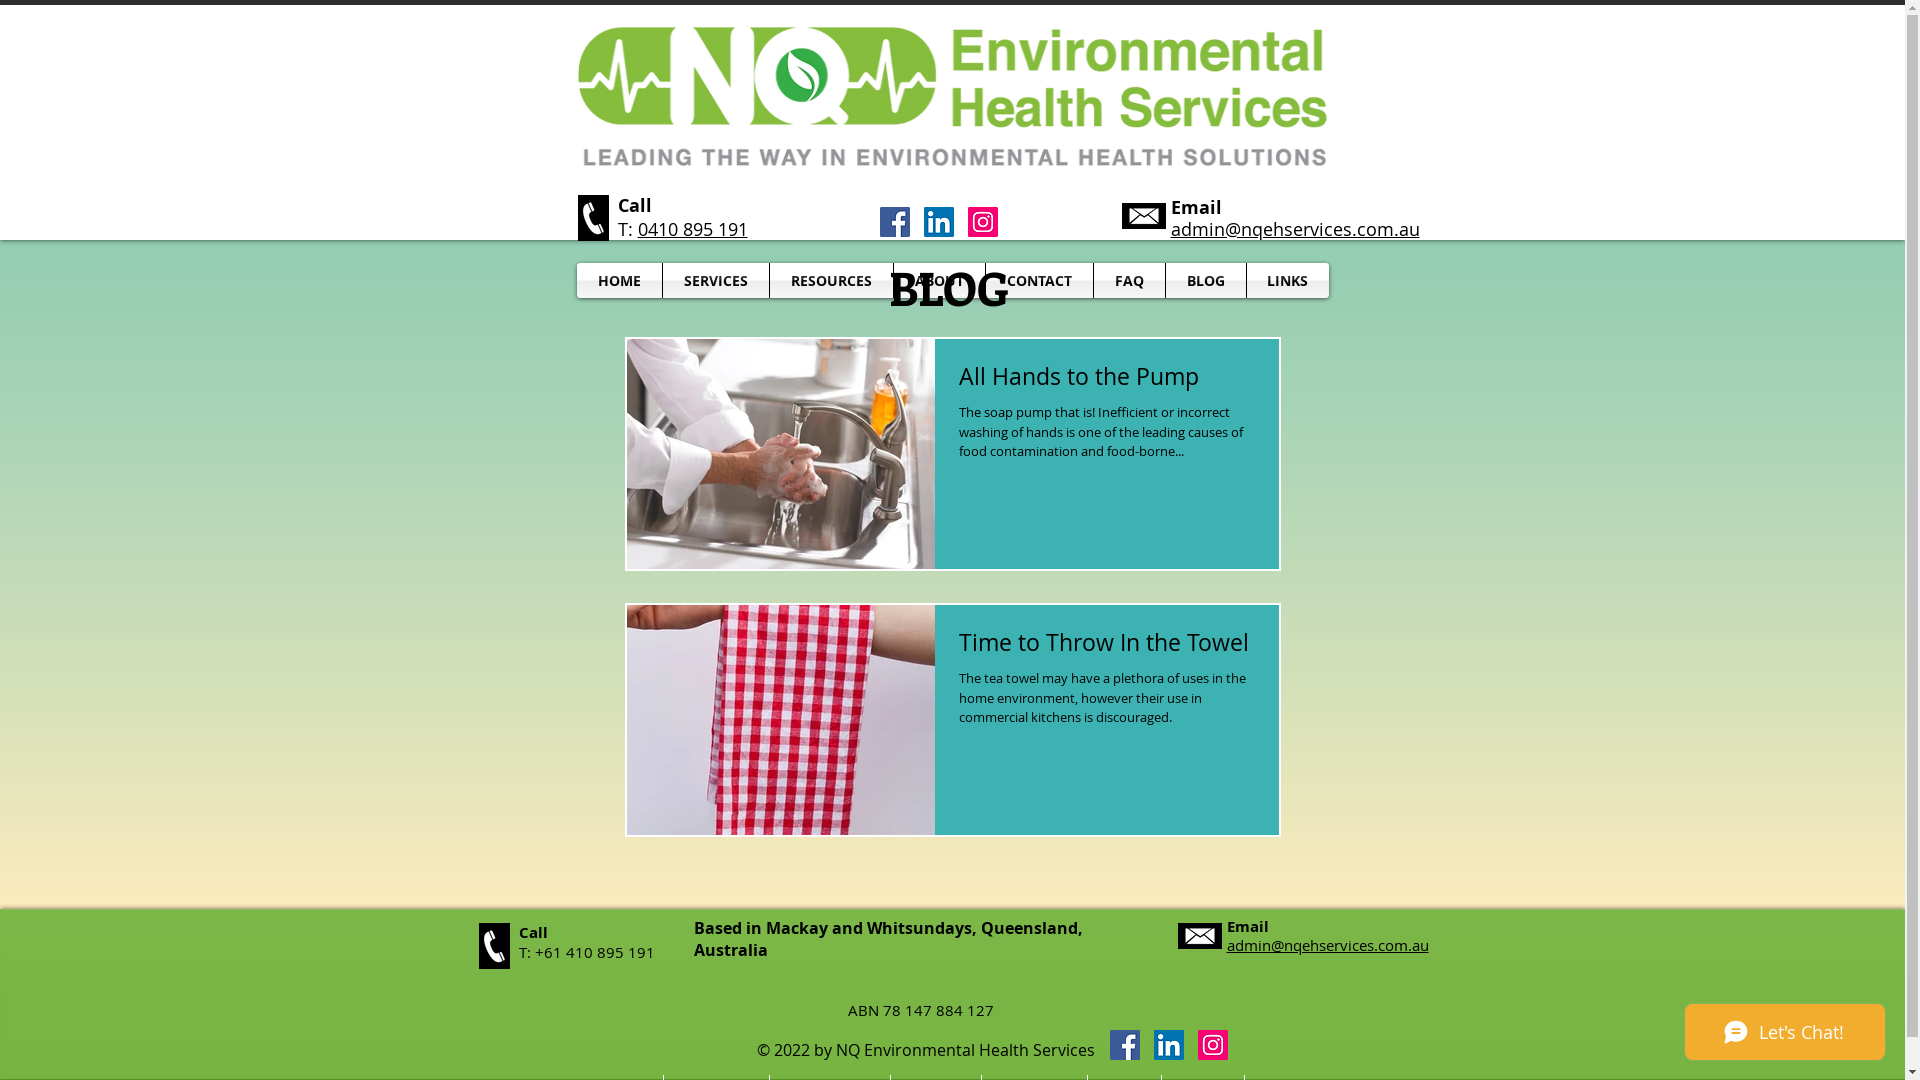 This screenshot has width=1920, height=1080. Describe the element at coordinates (692, 227) in the screenshot. I see `'0410 895 191'` at that location.